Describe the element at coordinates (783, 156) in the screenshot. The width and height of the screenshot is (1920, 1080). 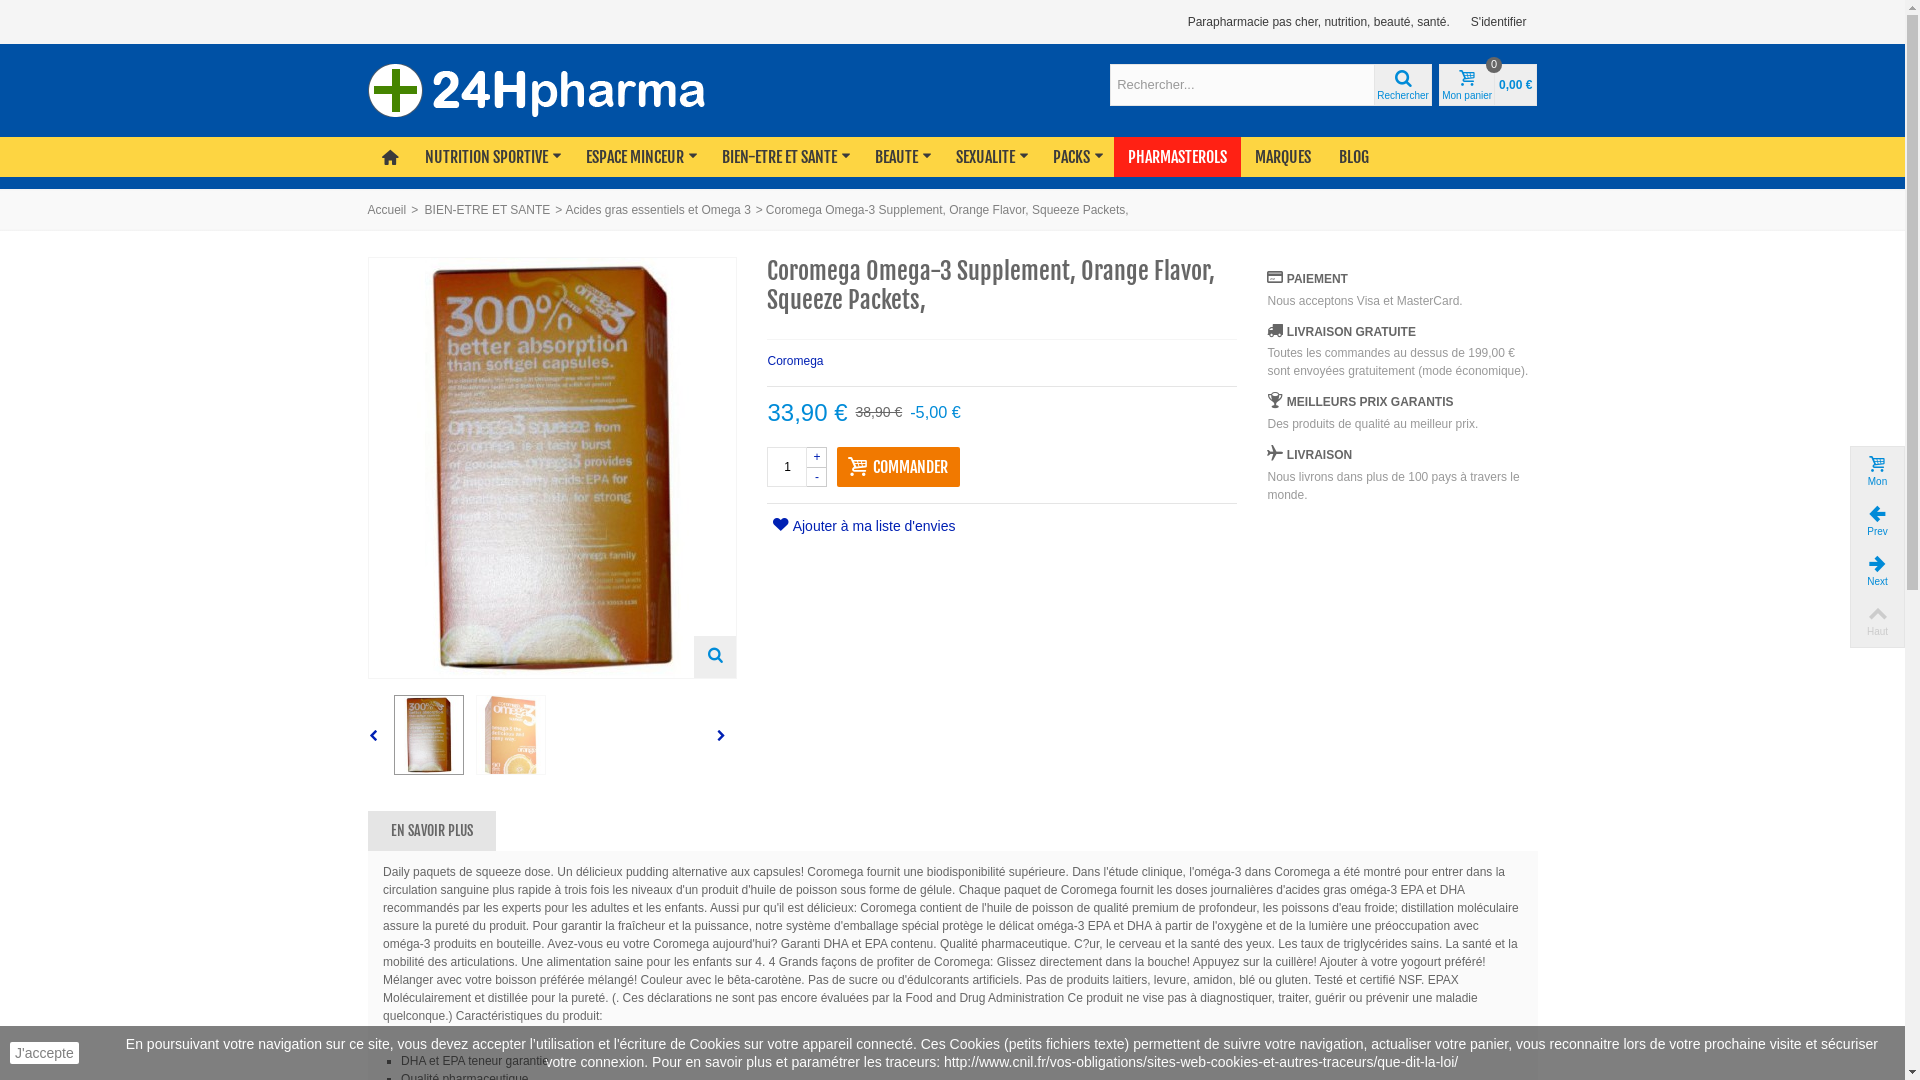
I see `'BIEN-ETRE ET SANTE'` at that location.